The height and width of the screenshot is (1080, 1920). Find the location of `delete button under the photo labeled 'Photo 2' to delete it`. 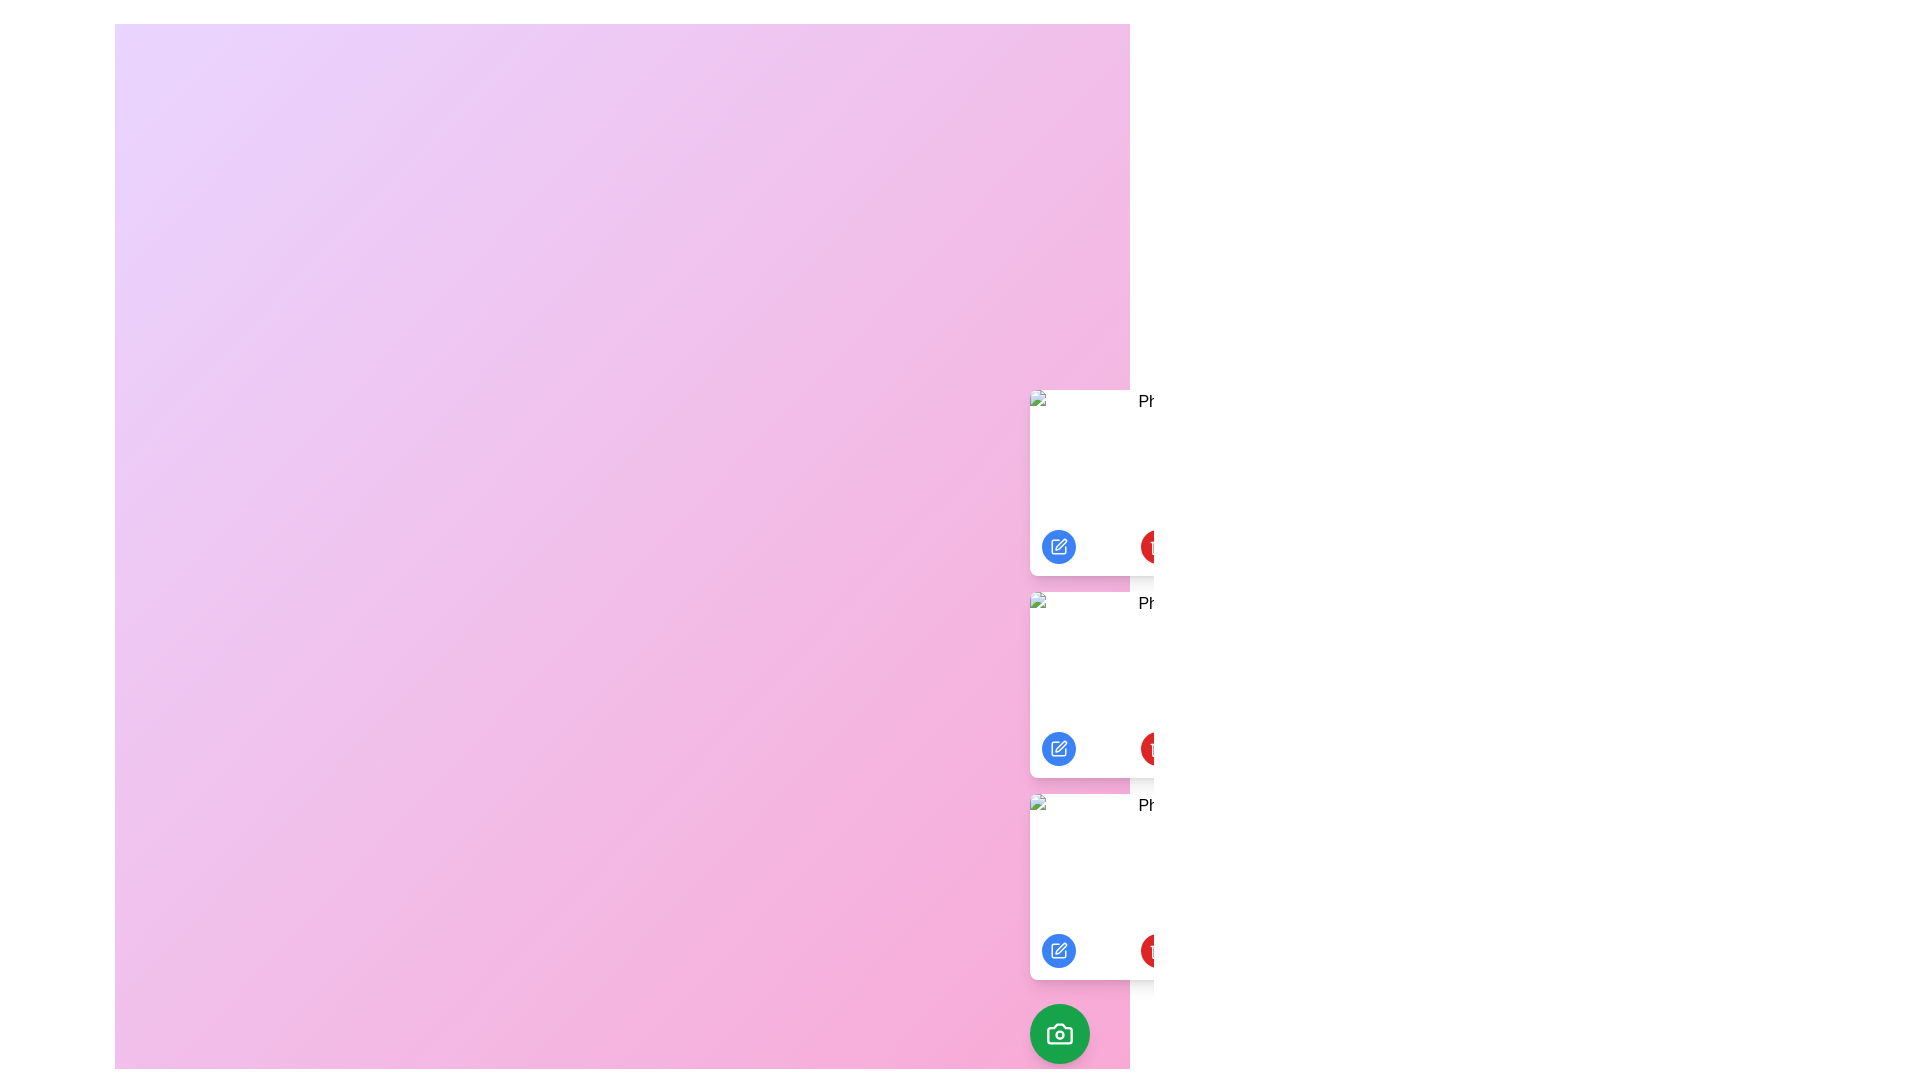

delete button under the photo labeled 'Photo 2' to delete it is located at coordinates (1157, 748).